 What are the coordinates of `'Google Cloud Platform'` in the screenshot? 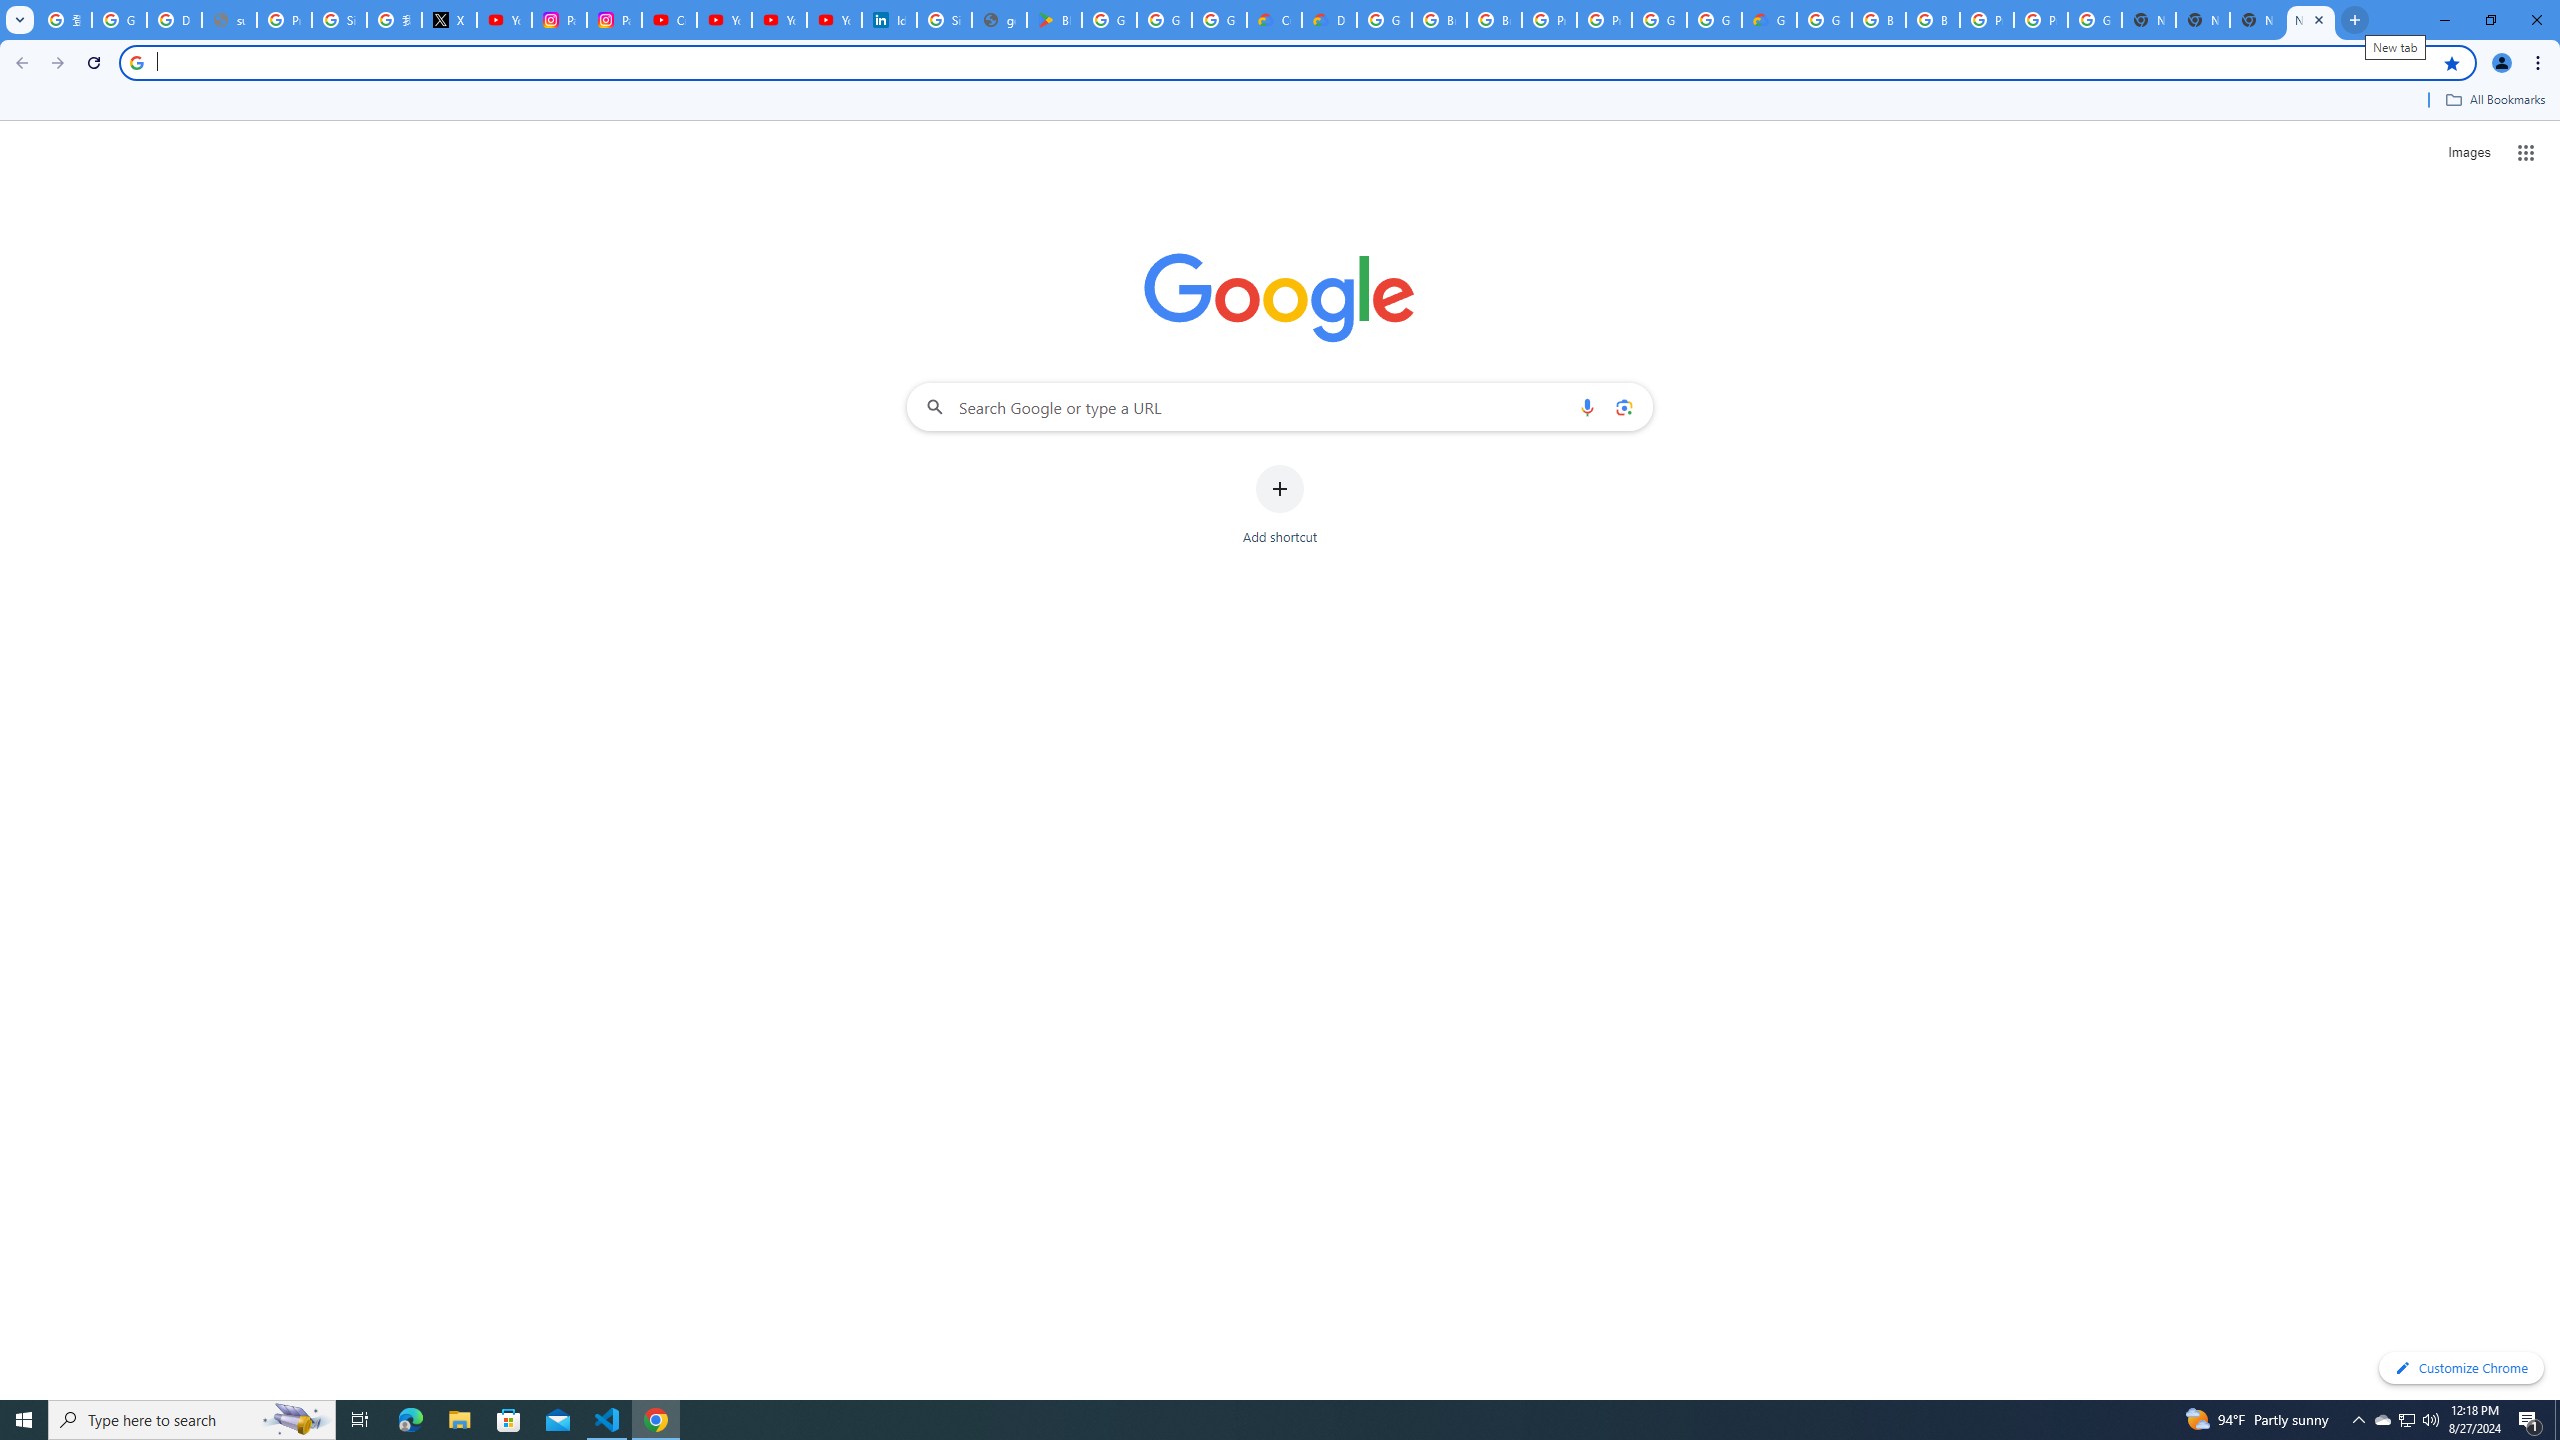 It's located at (1712, 19).